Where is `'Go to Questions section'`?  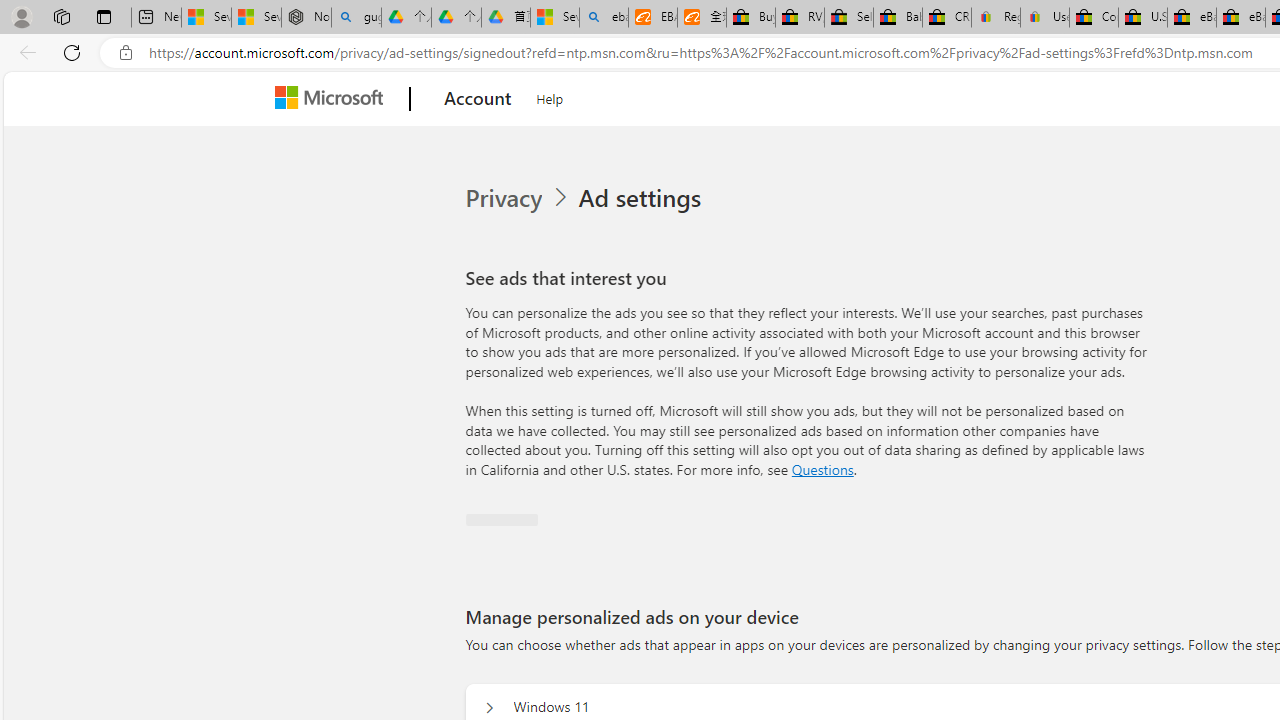
'Go to Questions section' is located at coordinates (822, 469).